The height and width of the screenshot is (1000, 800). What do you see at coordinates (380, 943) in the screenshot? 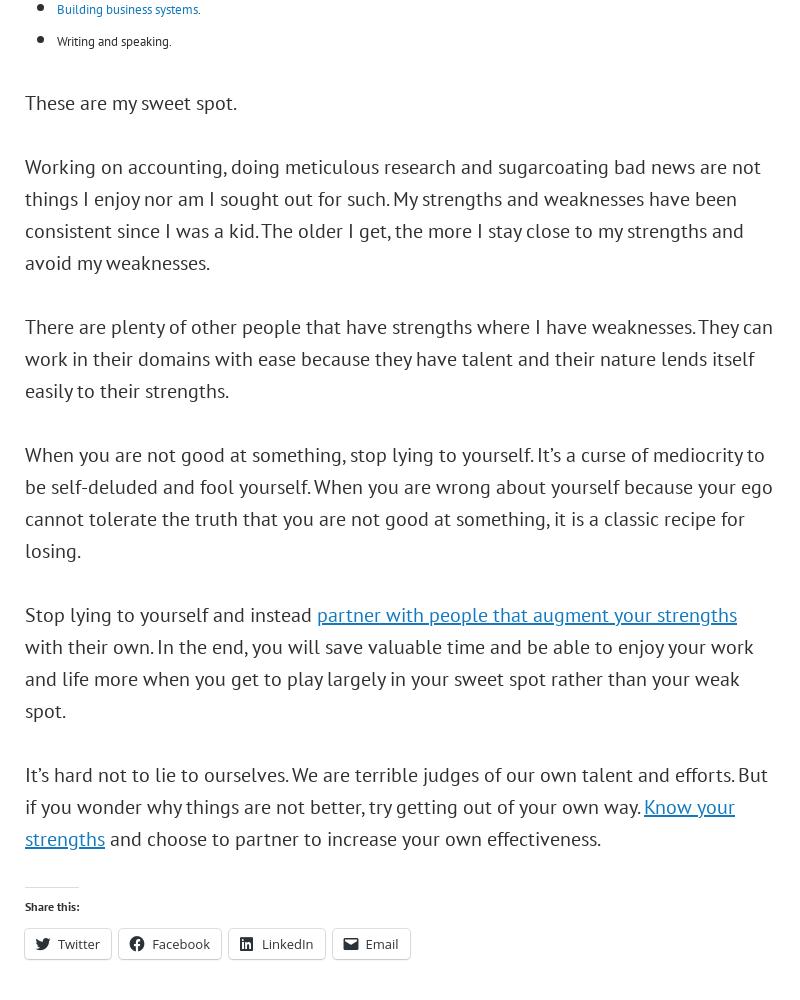
I see `'Email'` at bounding box center [380, 943].